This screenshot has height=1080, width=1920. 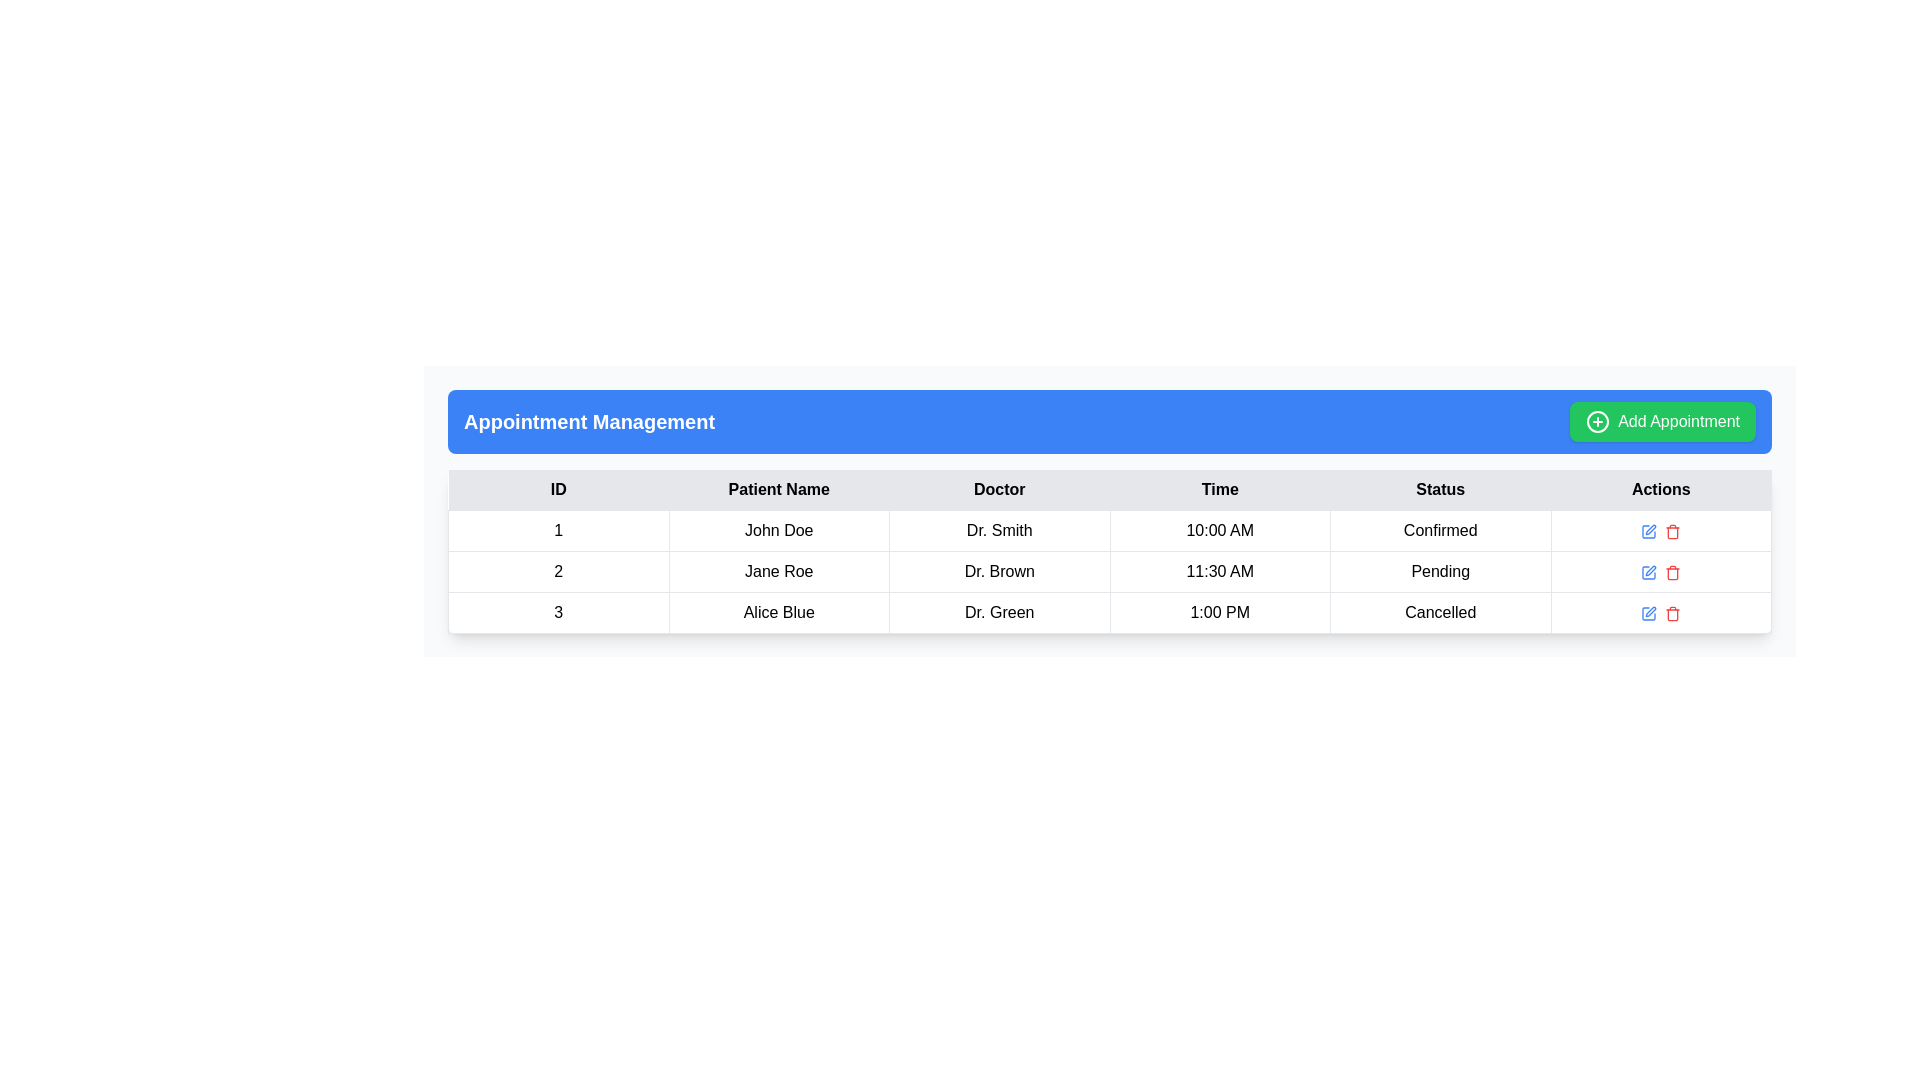 I want to click on the edit icon in the 'Actions' column of the table row where the 'Cancelled' status is displayed, so click(x=1649, y=612).